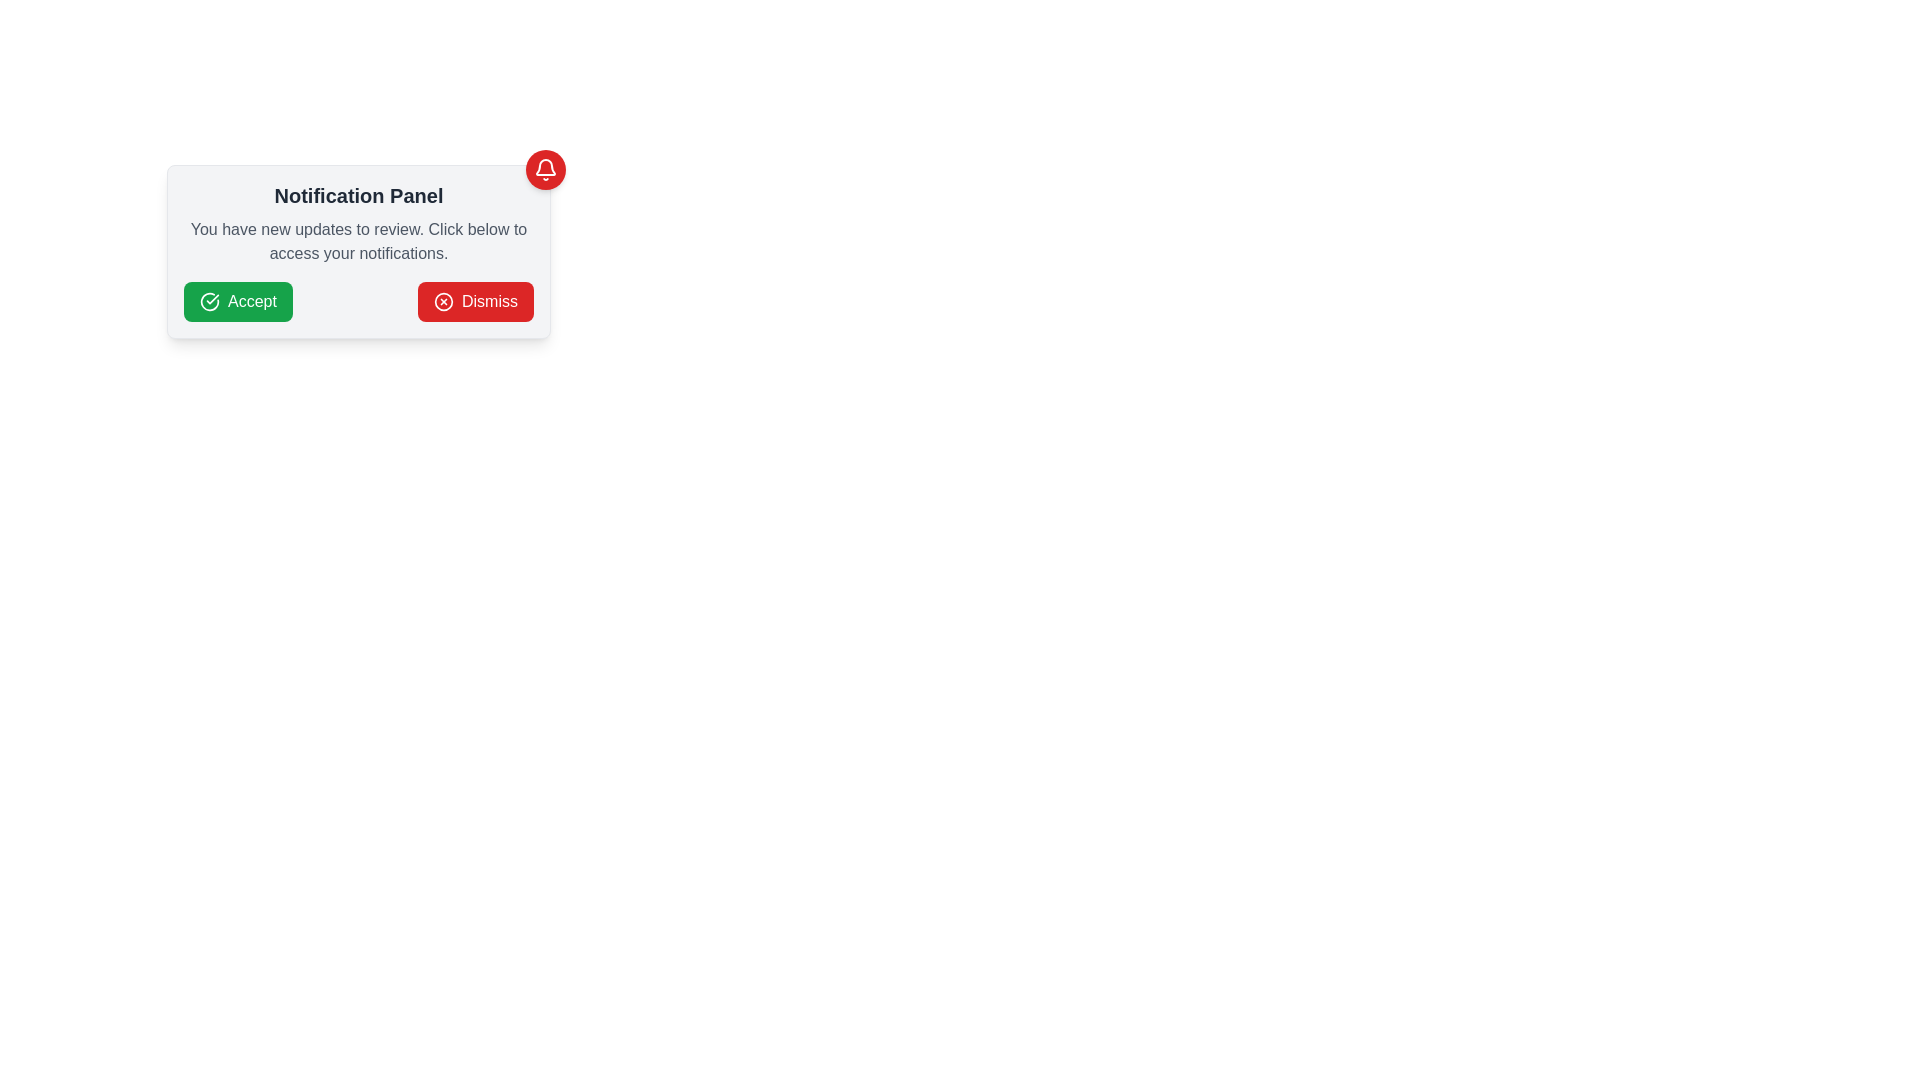  What do you see at coordinates (238, 301) in the screenshot?
I see `the green 'Accept' button with white text and a checkmark icon to confirm the action` at bounding box center [238, 301].